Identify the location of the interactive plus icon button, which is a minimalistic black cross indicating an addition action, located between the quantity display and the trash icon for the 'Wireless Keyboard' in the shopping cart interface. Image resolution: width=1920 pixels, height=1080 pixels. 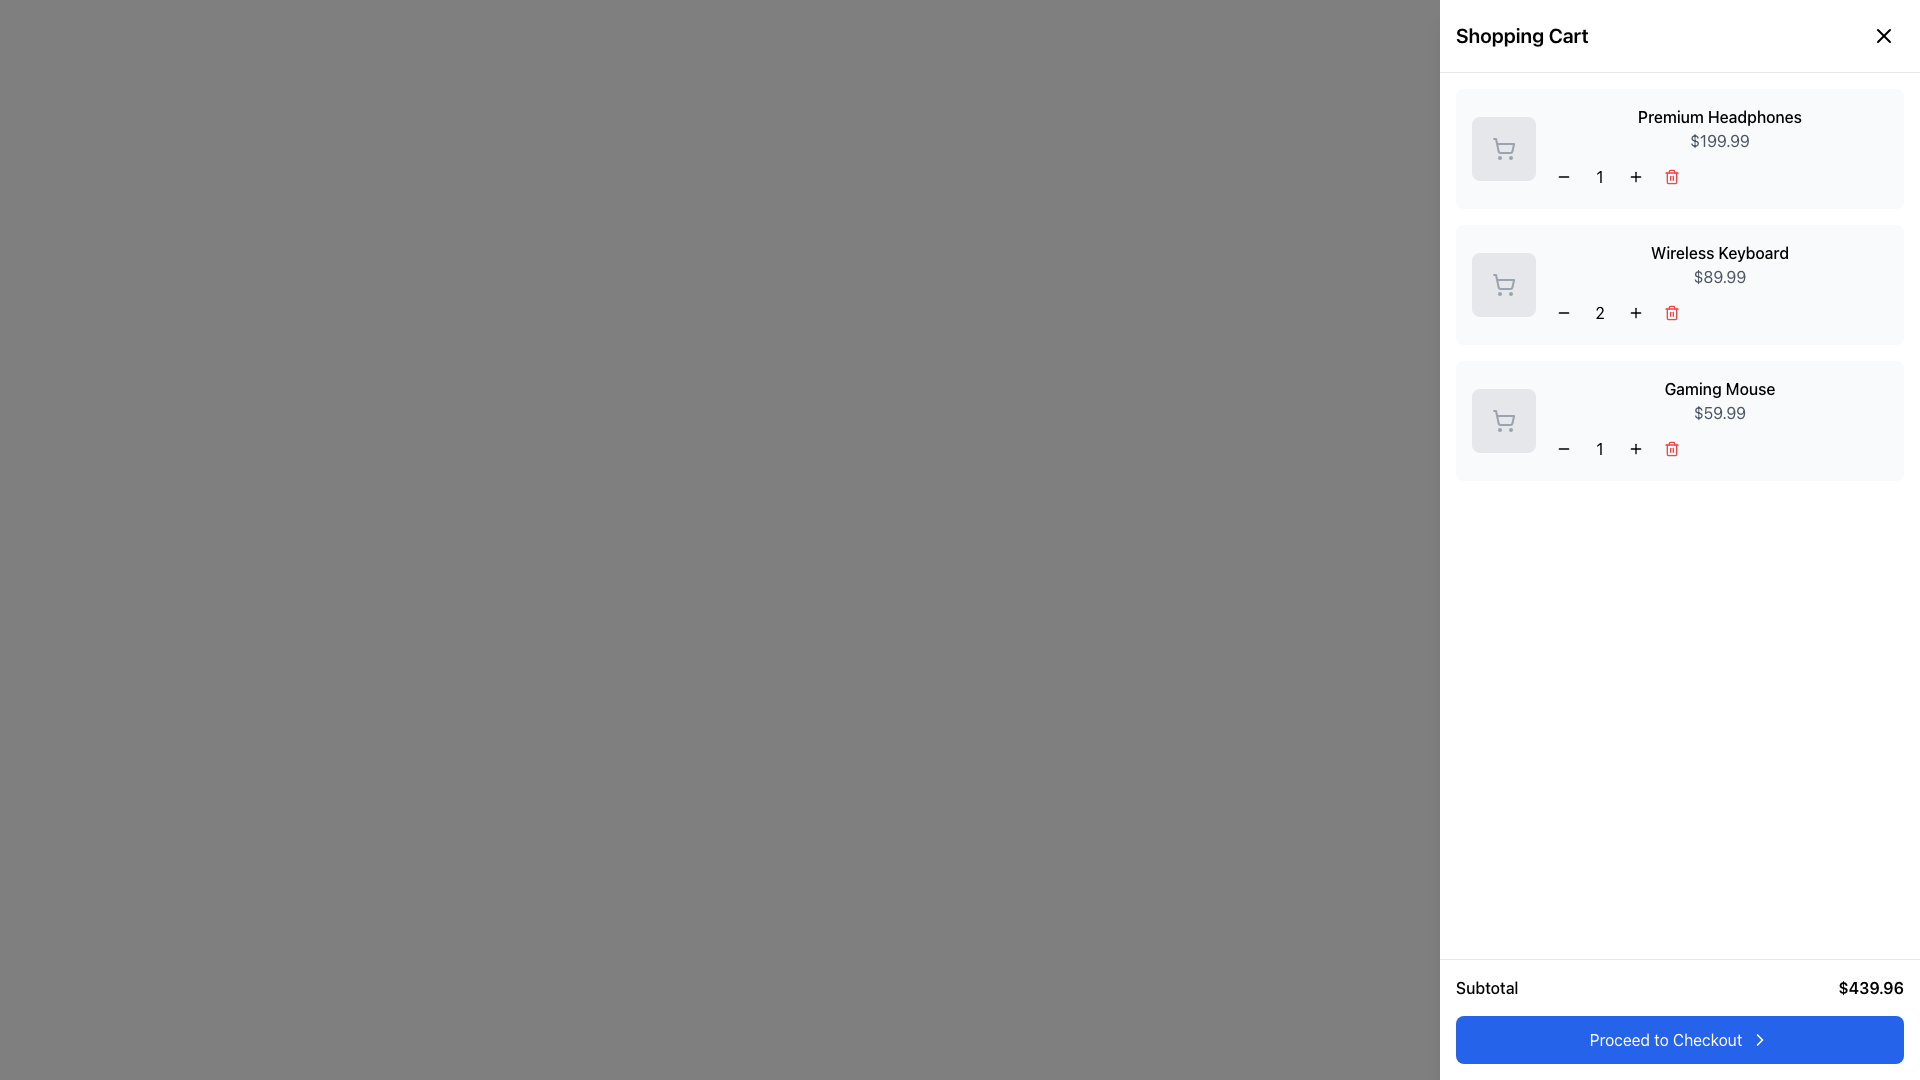
(1636, 312).